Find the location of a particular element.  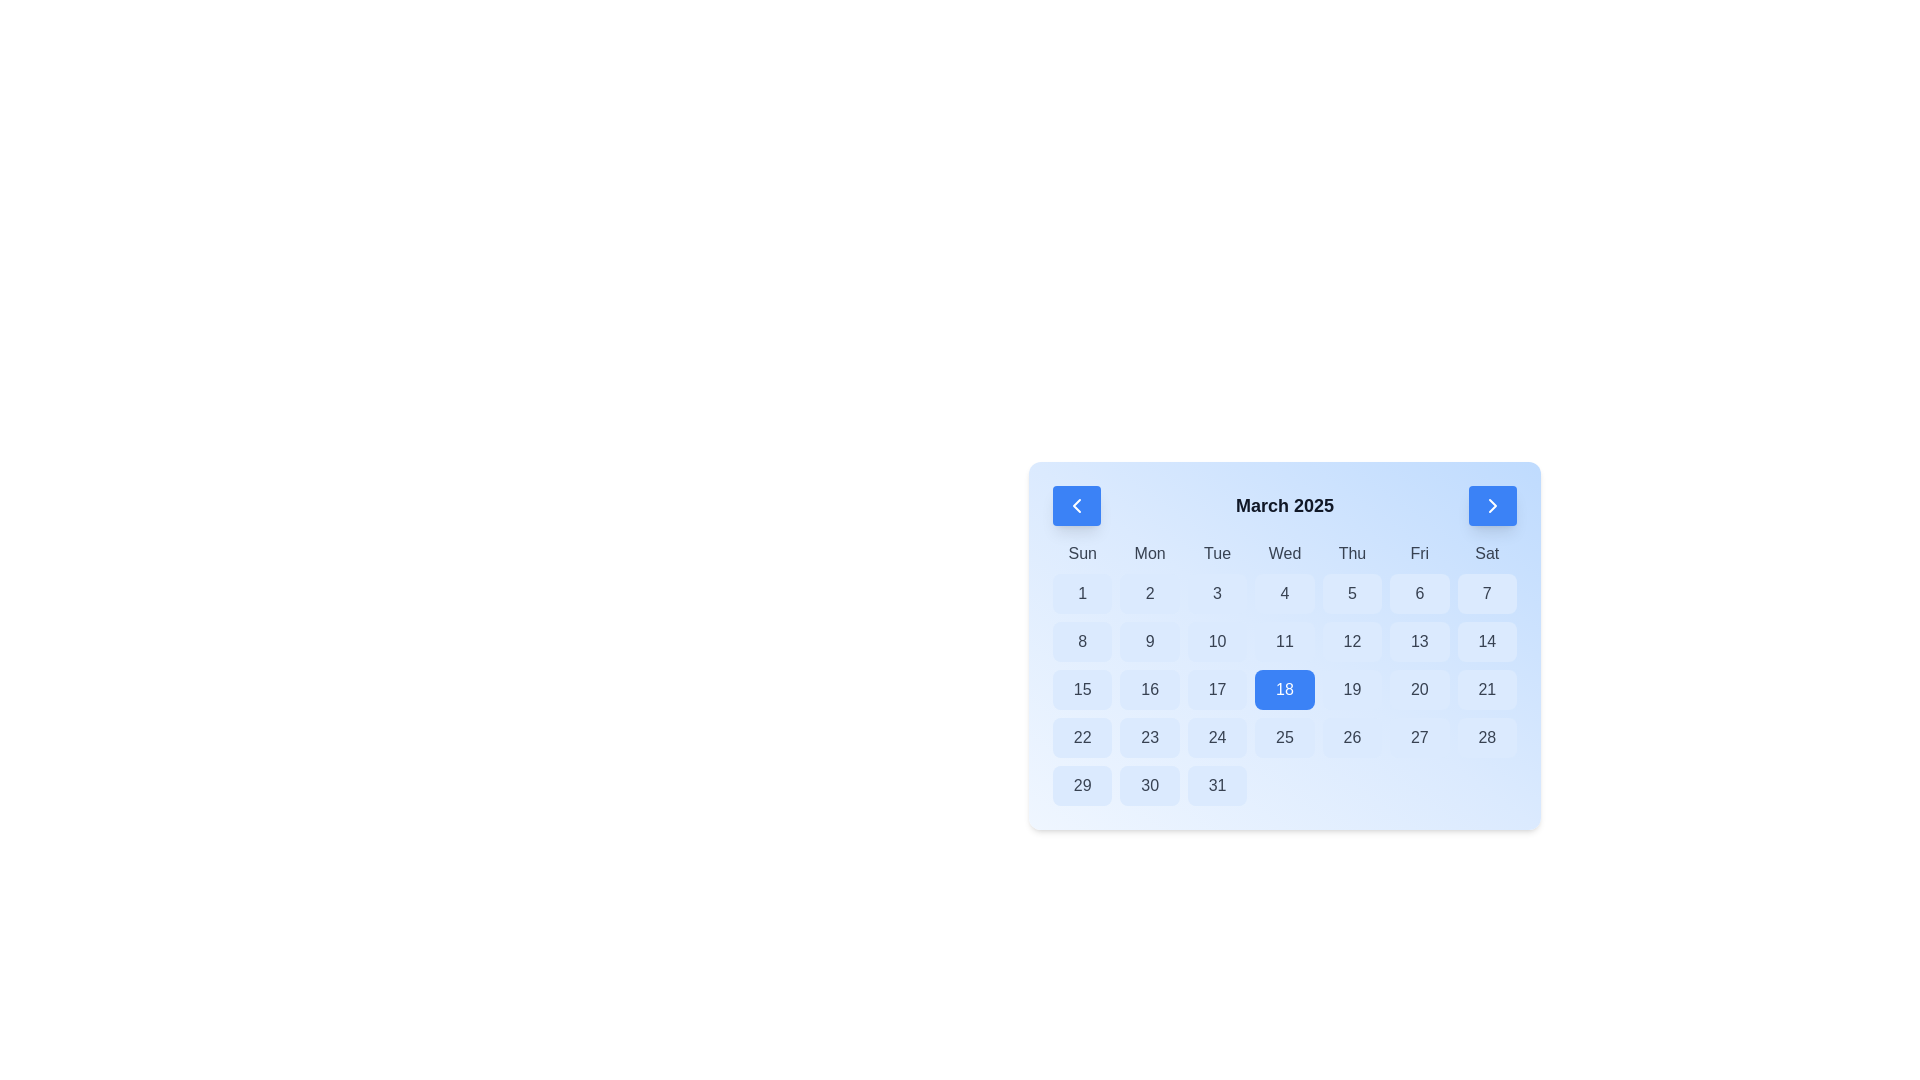

the button representing day '4' in the calendar under the 'Wed' column for interaction is located at coordinates (1285, 593).